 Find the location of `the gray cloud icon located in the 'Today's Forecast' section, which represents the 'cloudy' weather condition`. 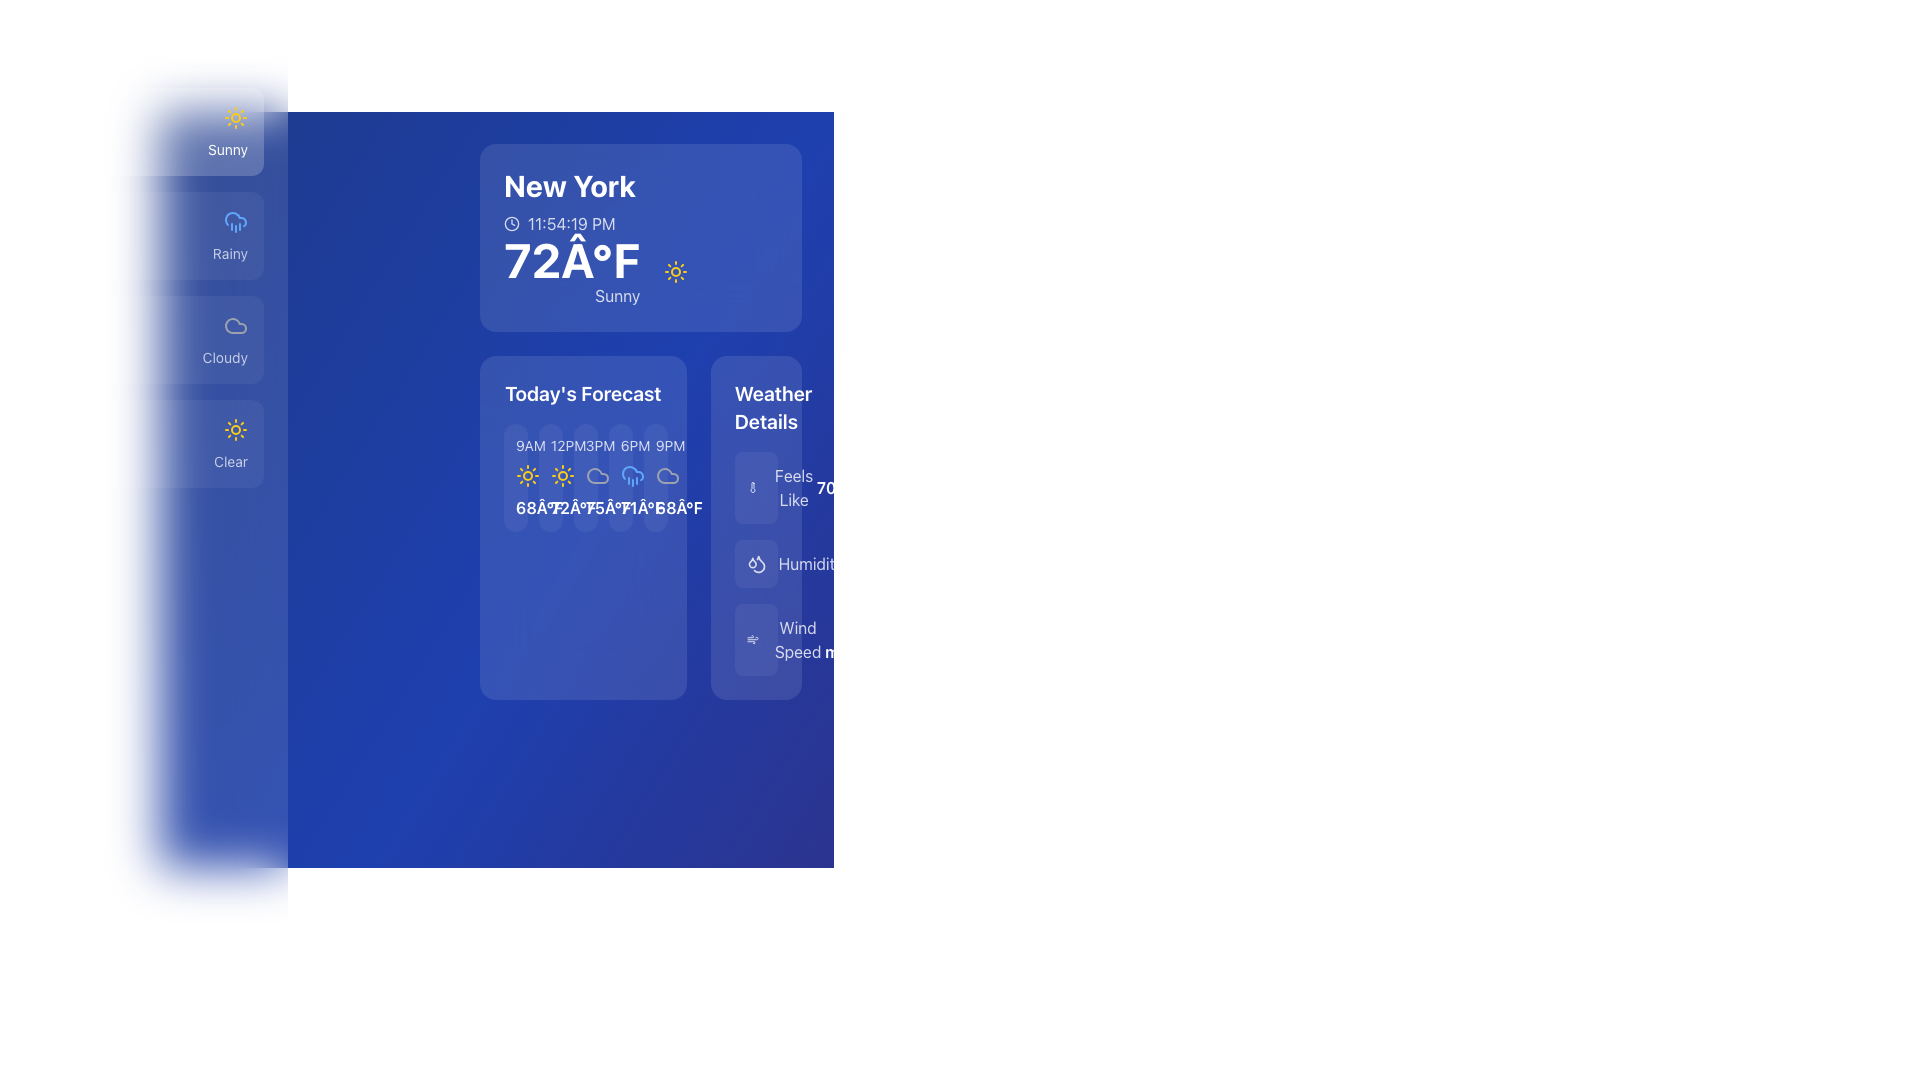

the gray cloud icon located in the 'Today's Forecast' section, which represents the 'cloudy' weather condition is located at coordinates (667, 475).